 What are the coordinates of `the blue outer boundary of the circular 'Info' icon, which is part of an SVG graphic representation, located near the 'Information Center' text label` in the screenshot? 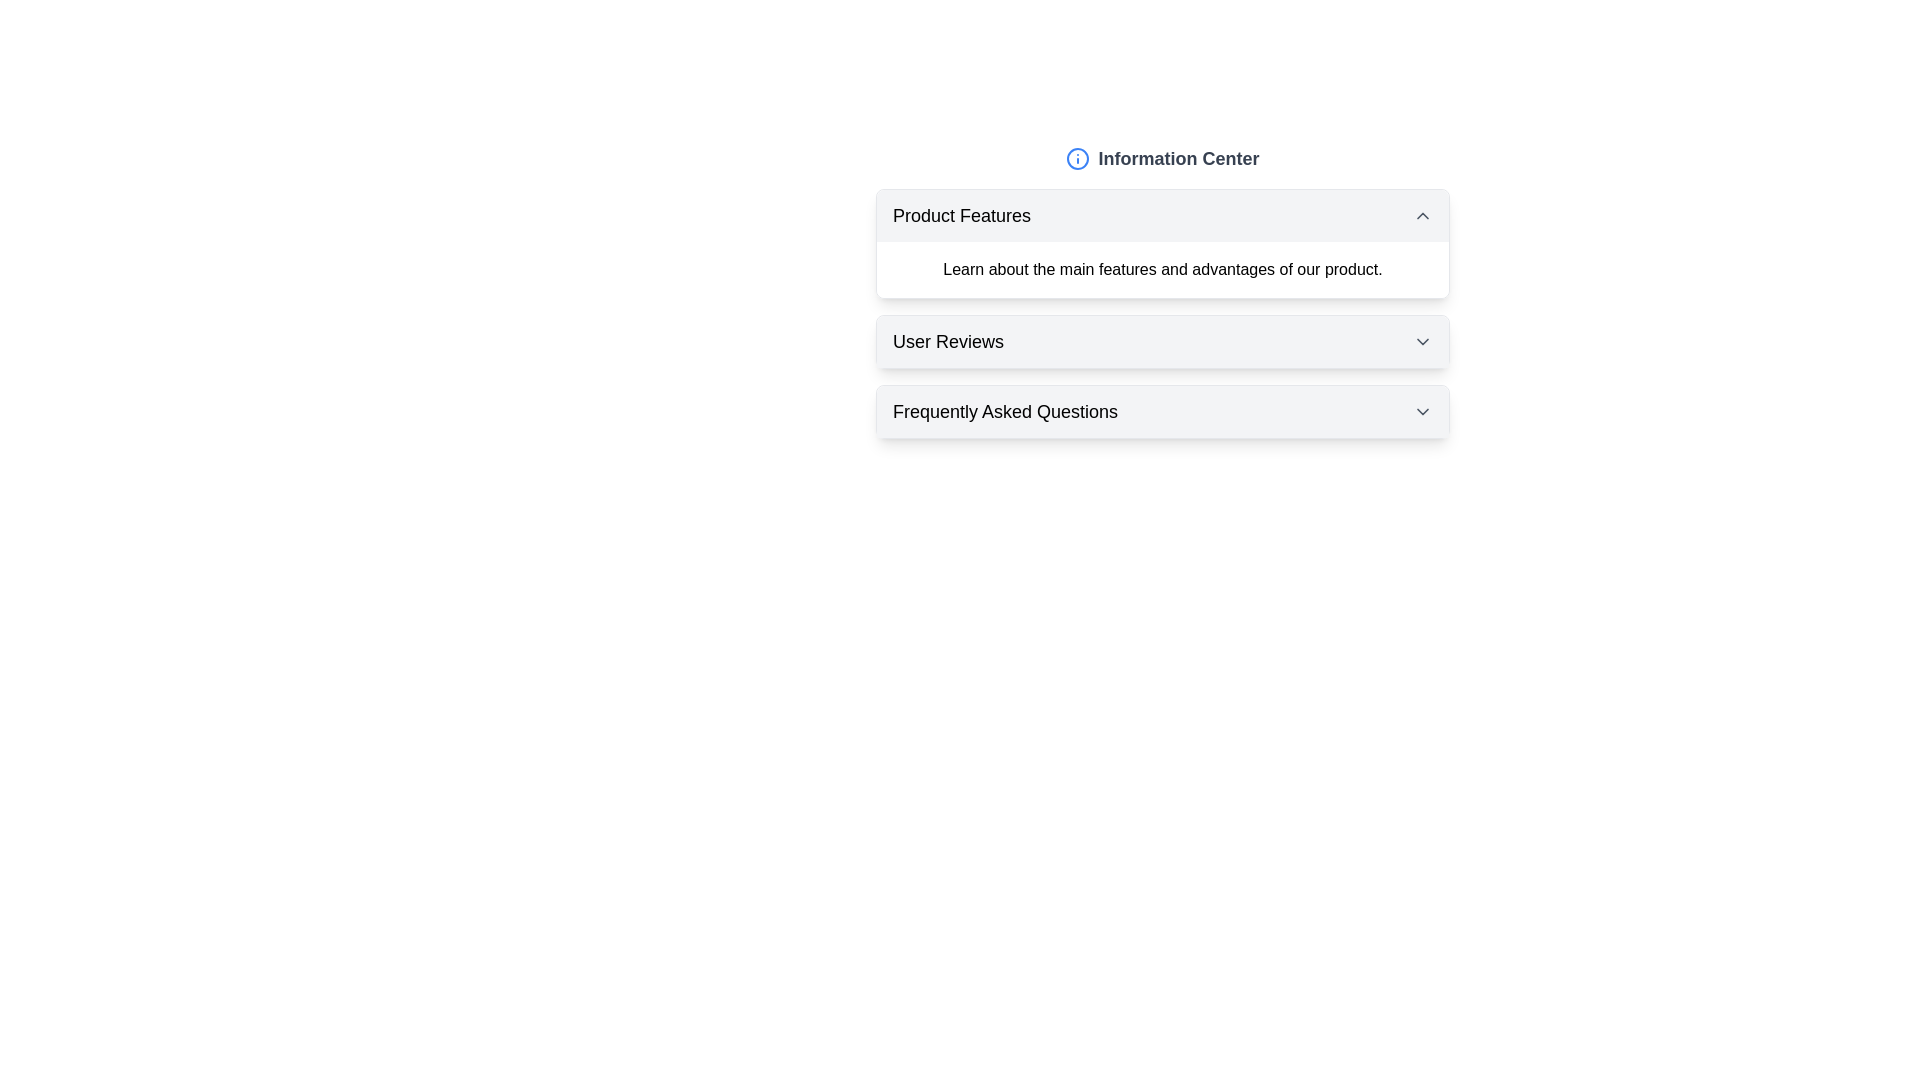 It's located at (1077, 157).